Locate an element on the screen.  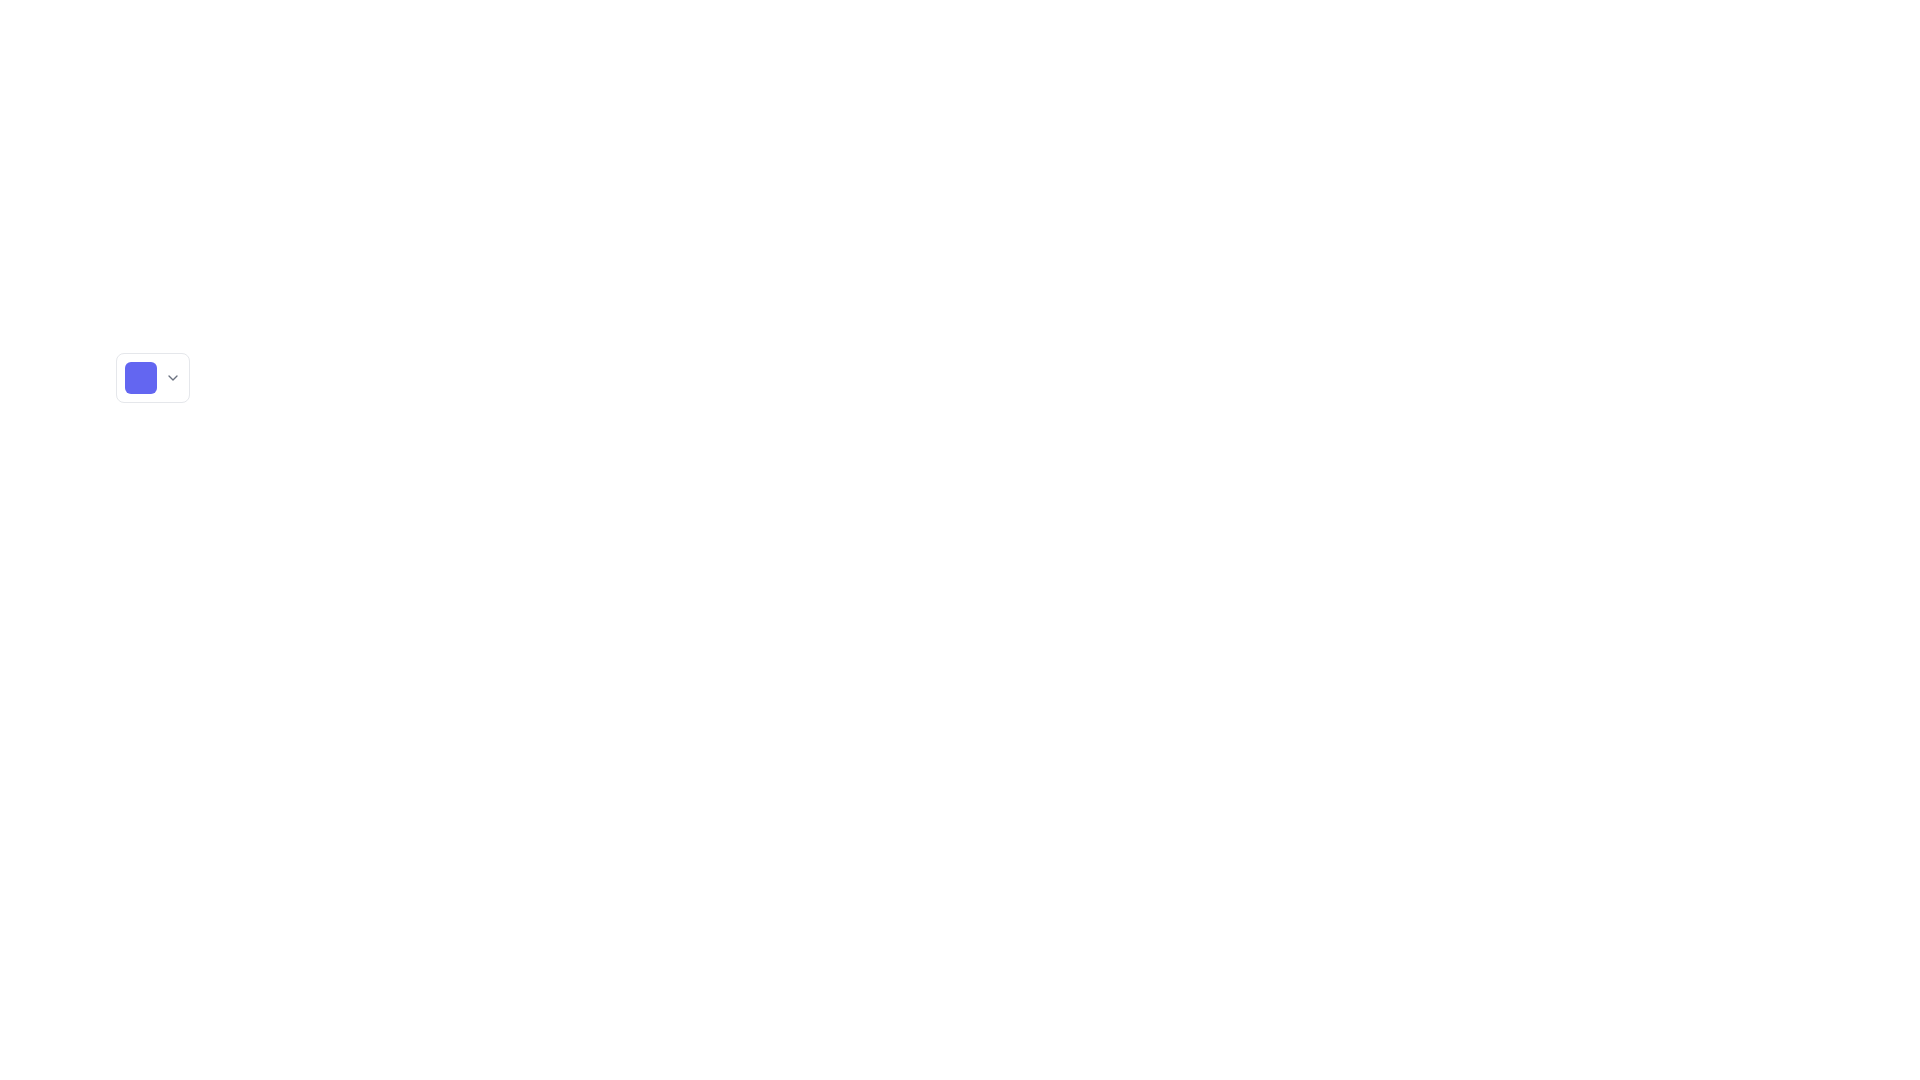
the rectangular button with rounded corners and a bordered design that contains a blue square and a gray downward-pointing chevron icon is located at coordinates (152, 378).